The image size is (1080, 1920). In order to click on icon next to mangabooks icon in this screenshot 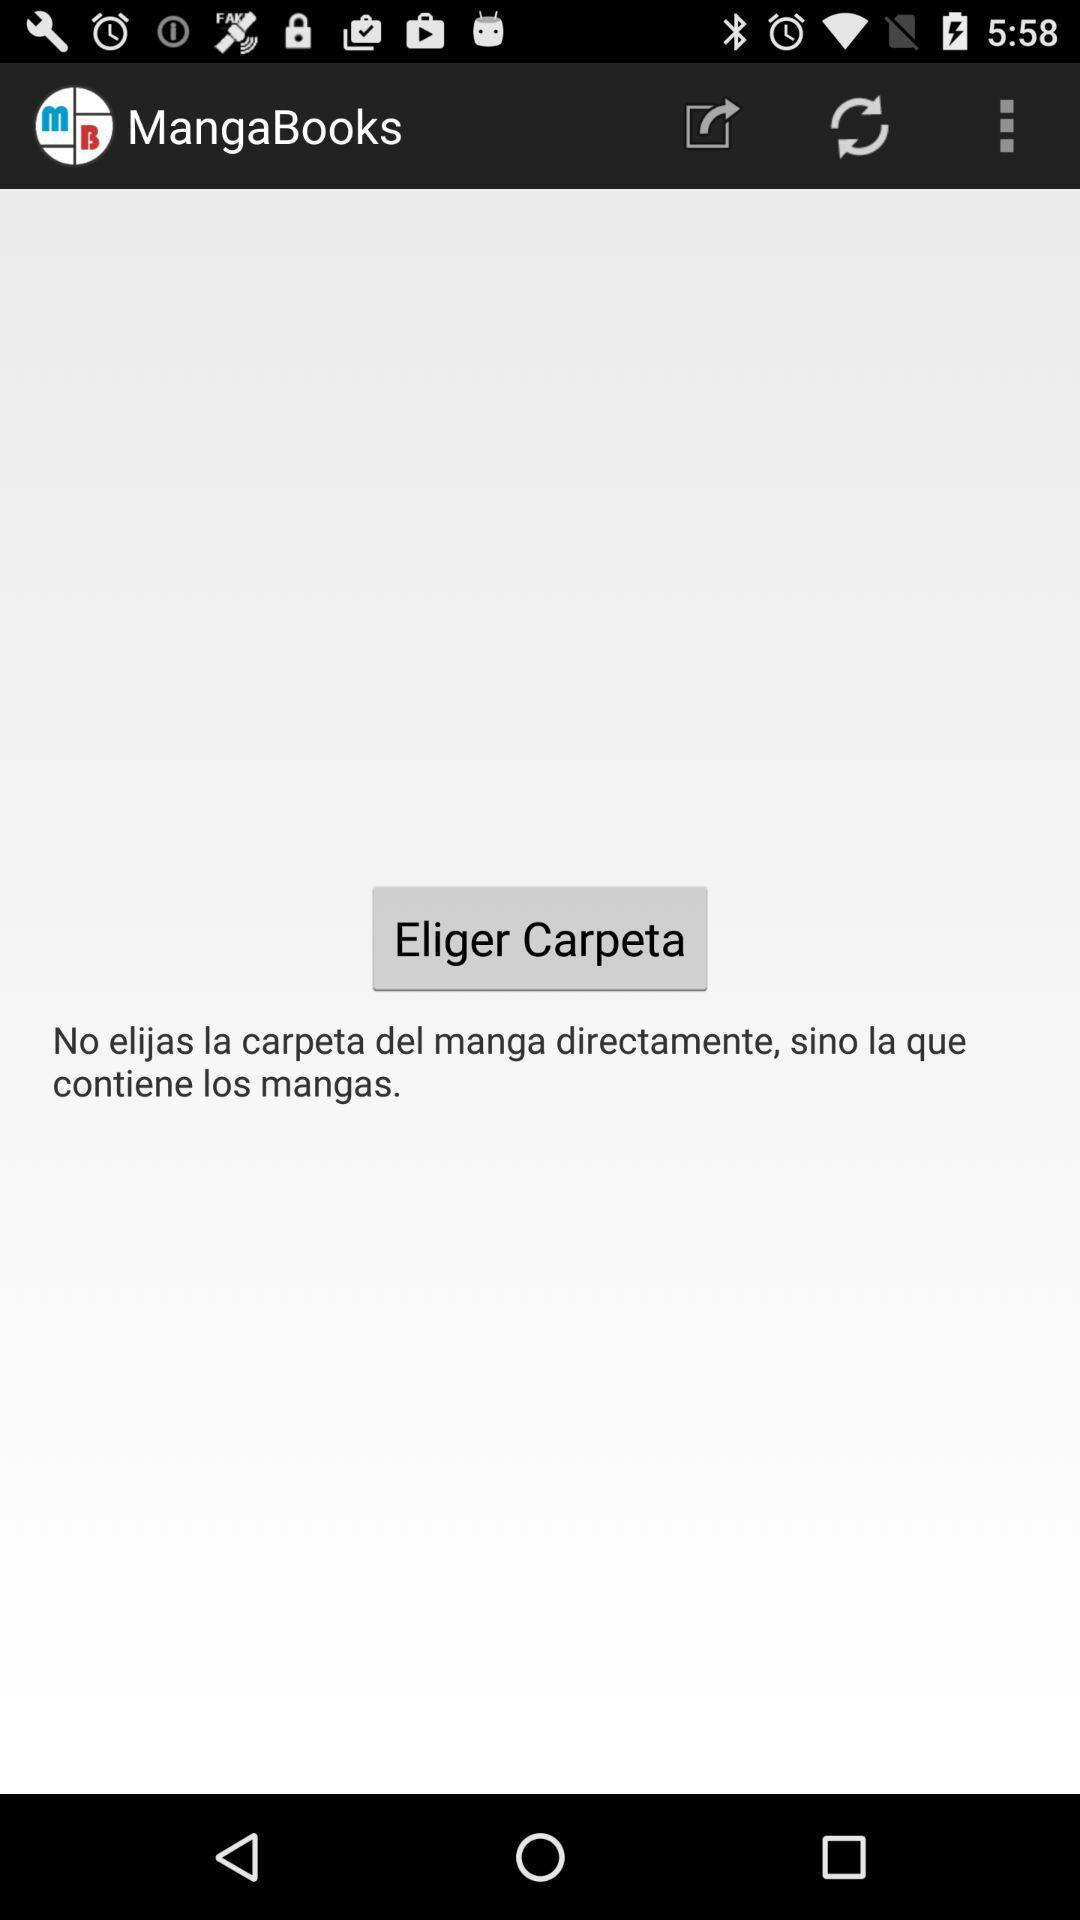, I will do `click(711, 124)`.